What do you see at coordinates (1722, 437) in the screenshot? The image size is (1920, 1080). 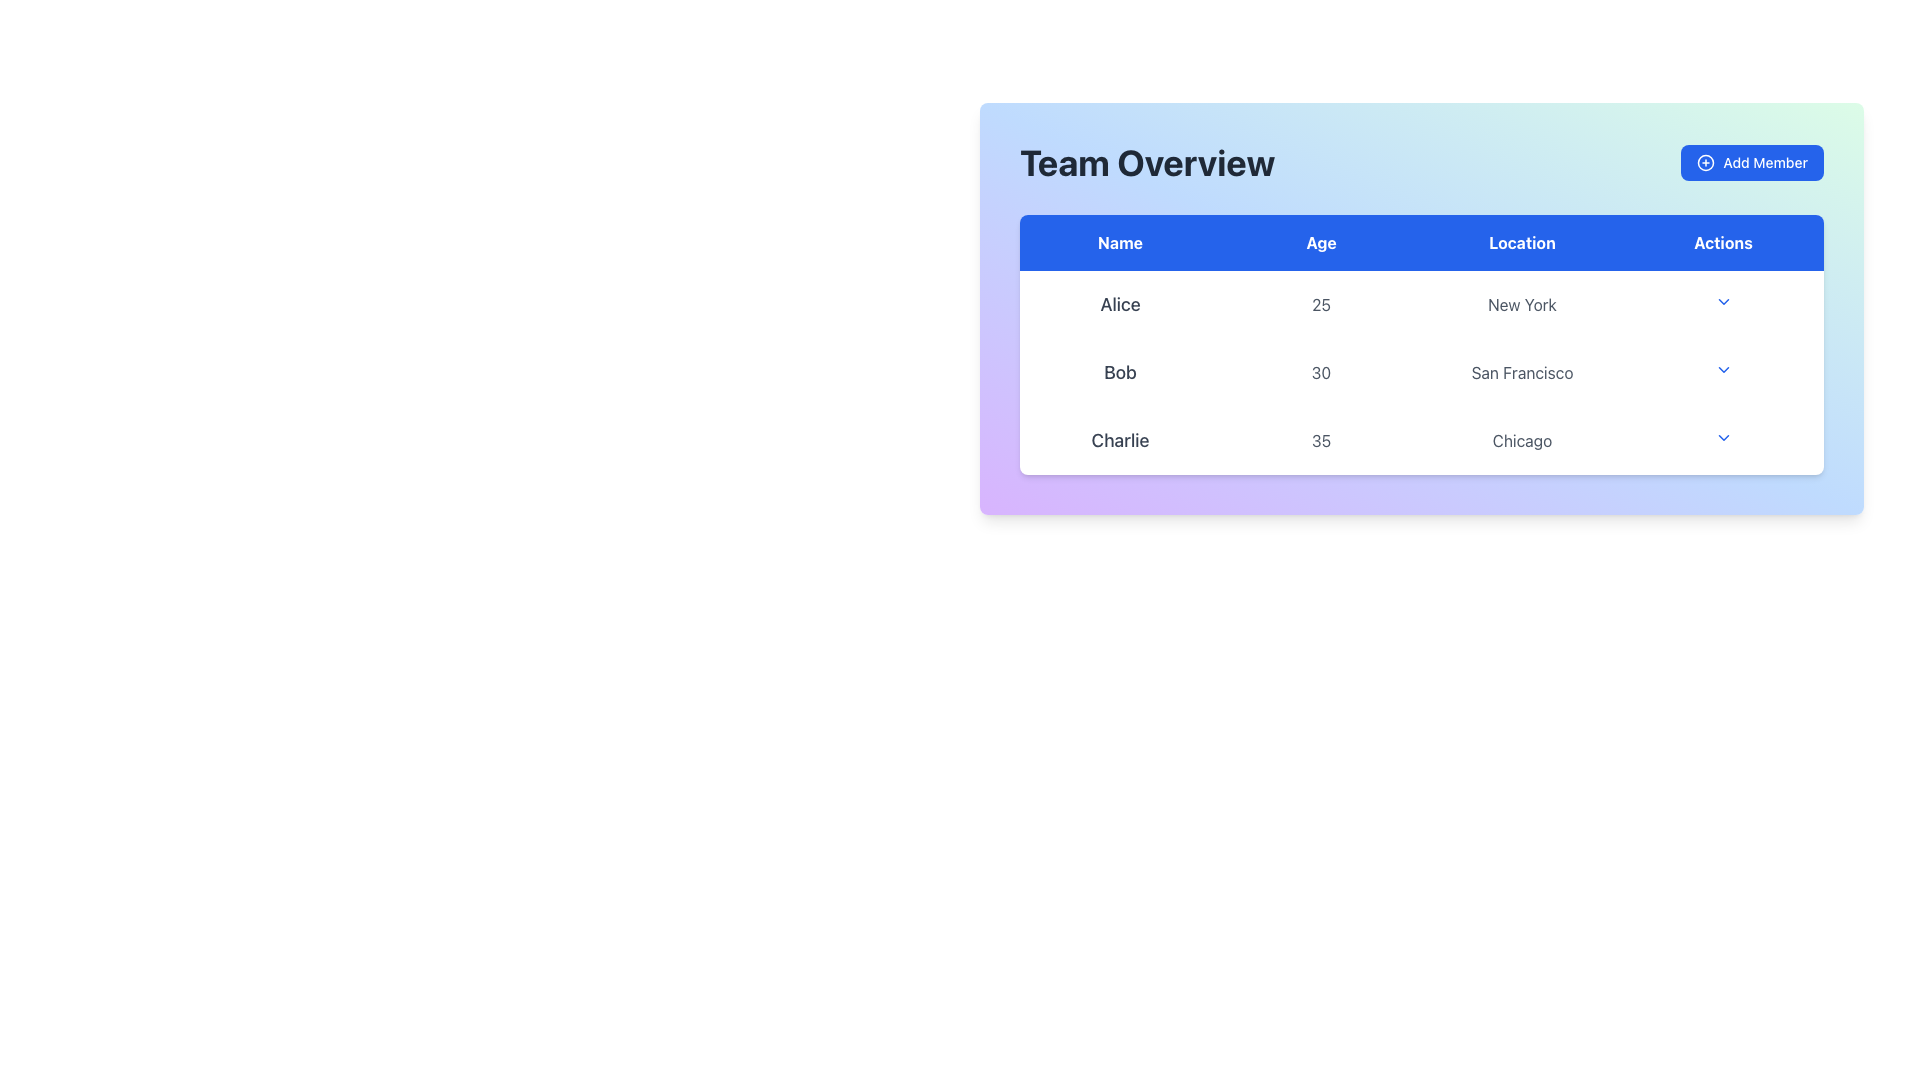 I see `the button in the 'Actions' column of the third row of the table` at bounding box center [1722, 437].